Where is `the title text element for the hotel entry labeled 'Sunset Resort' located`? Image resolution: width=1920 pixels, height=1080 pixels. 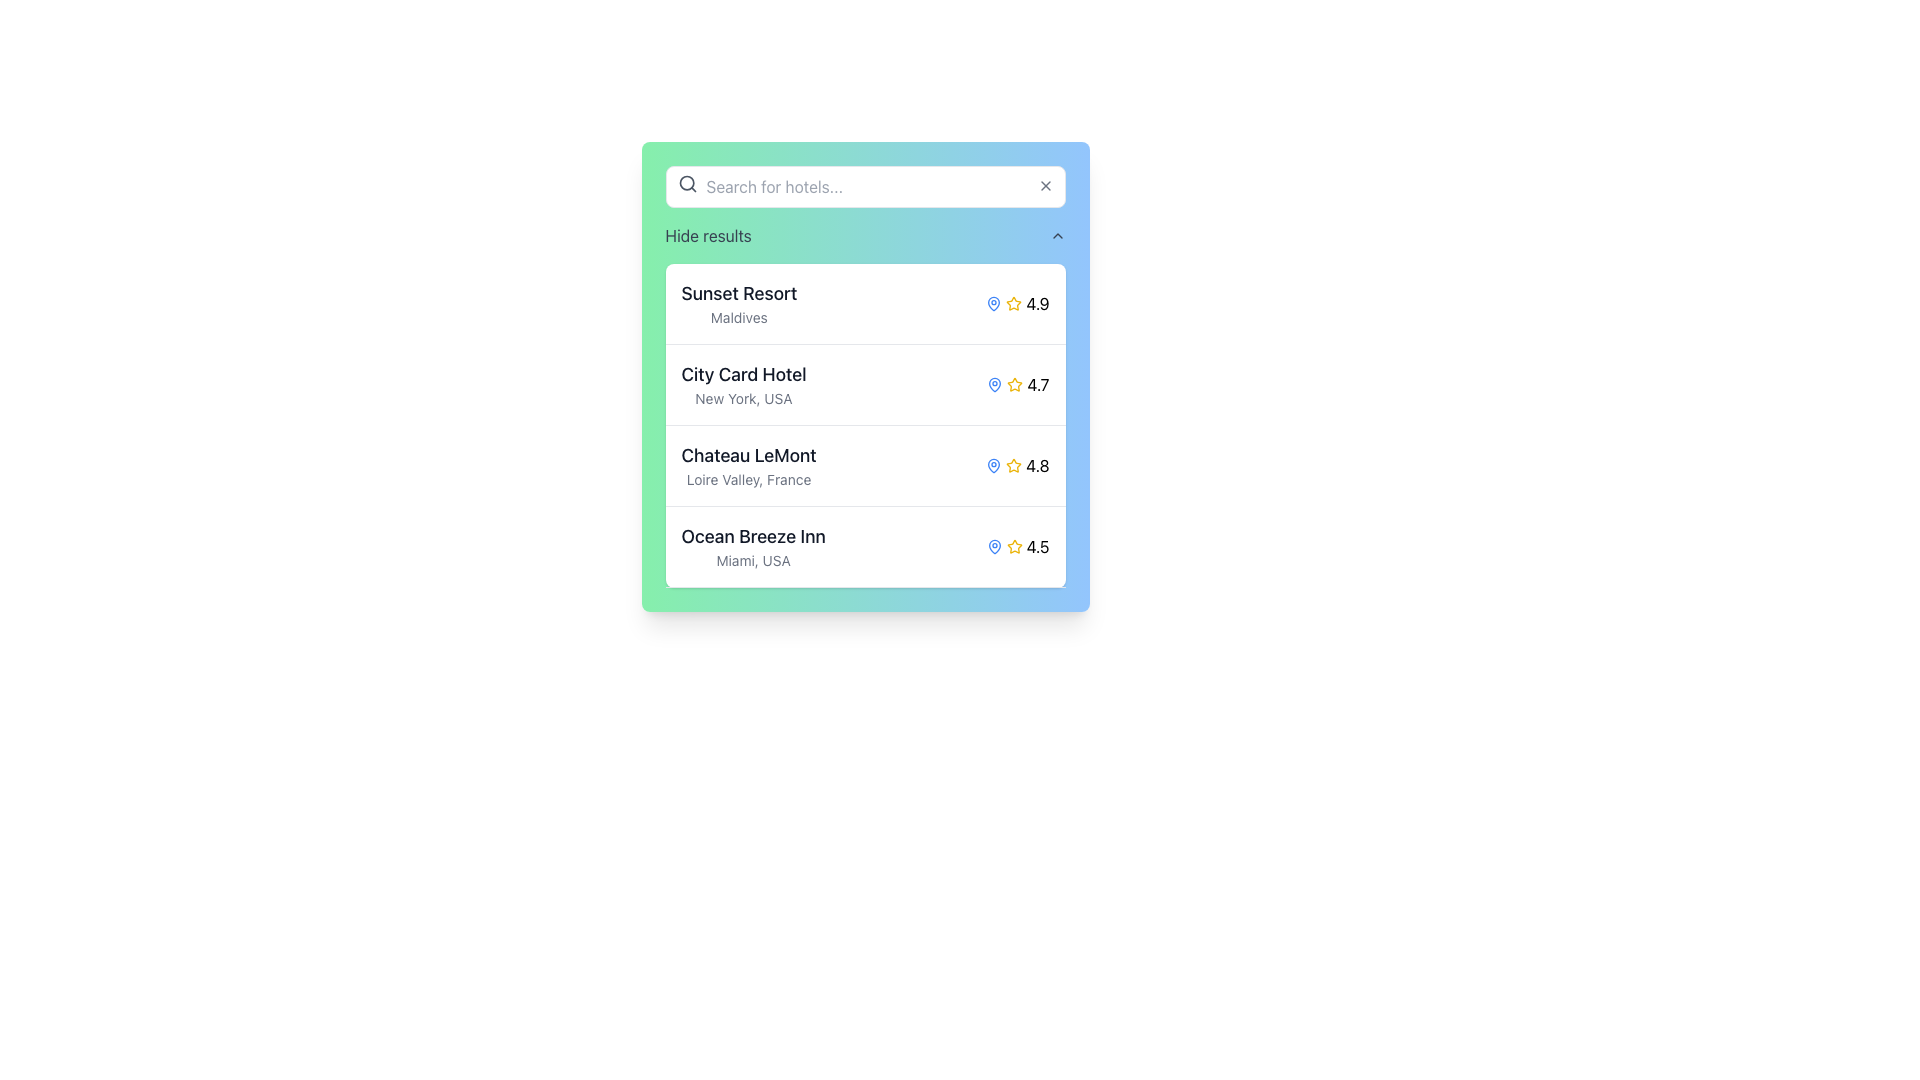
the title text element for the hotel entry labeled 'Sunset Resort' located is located at coordinates (738, 304).